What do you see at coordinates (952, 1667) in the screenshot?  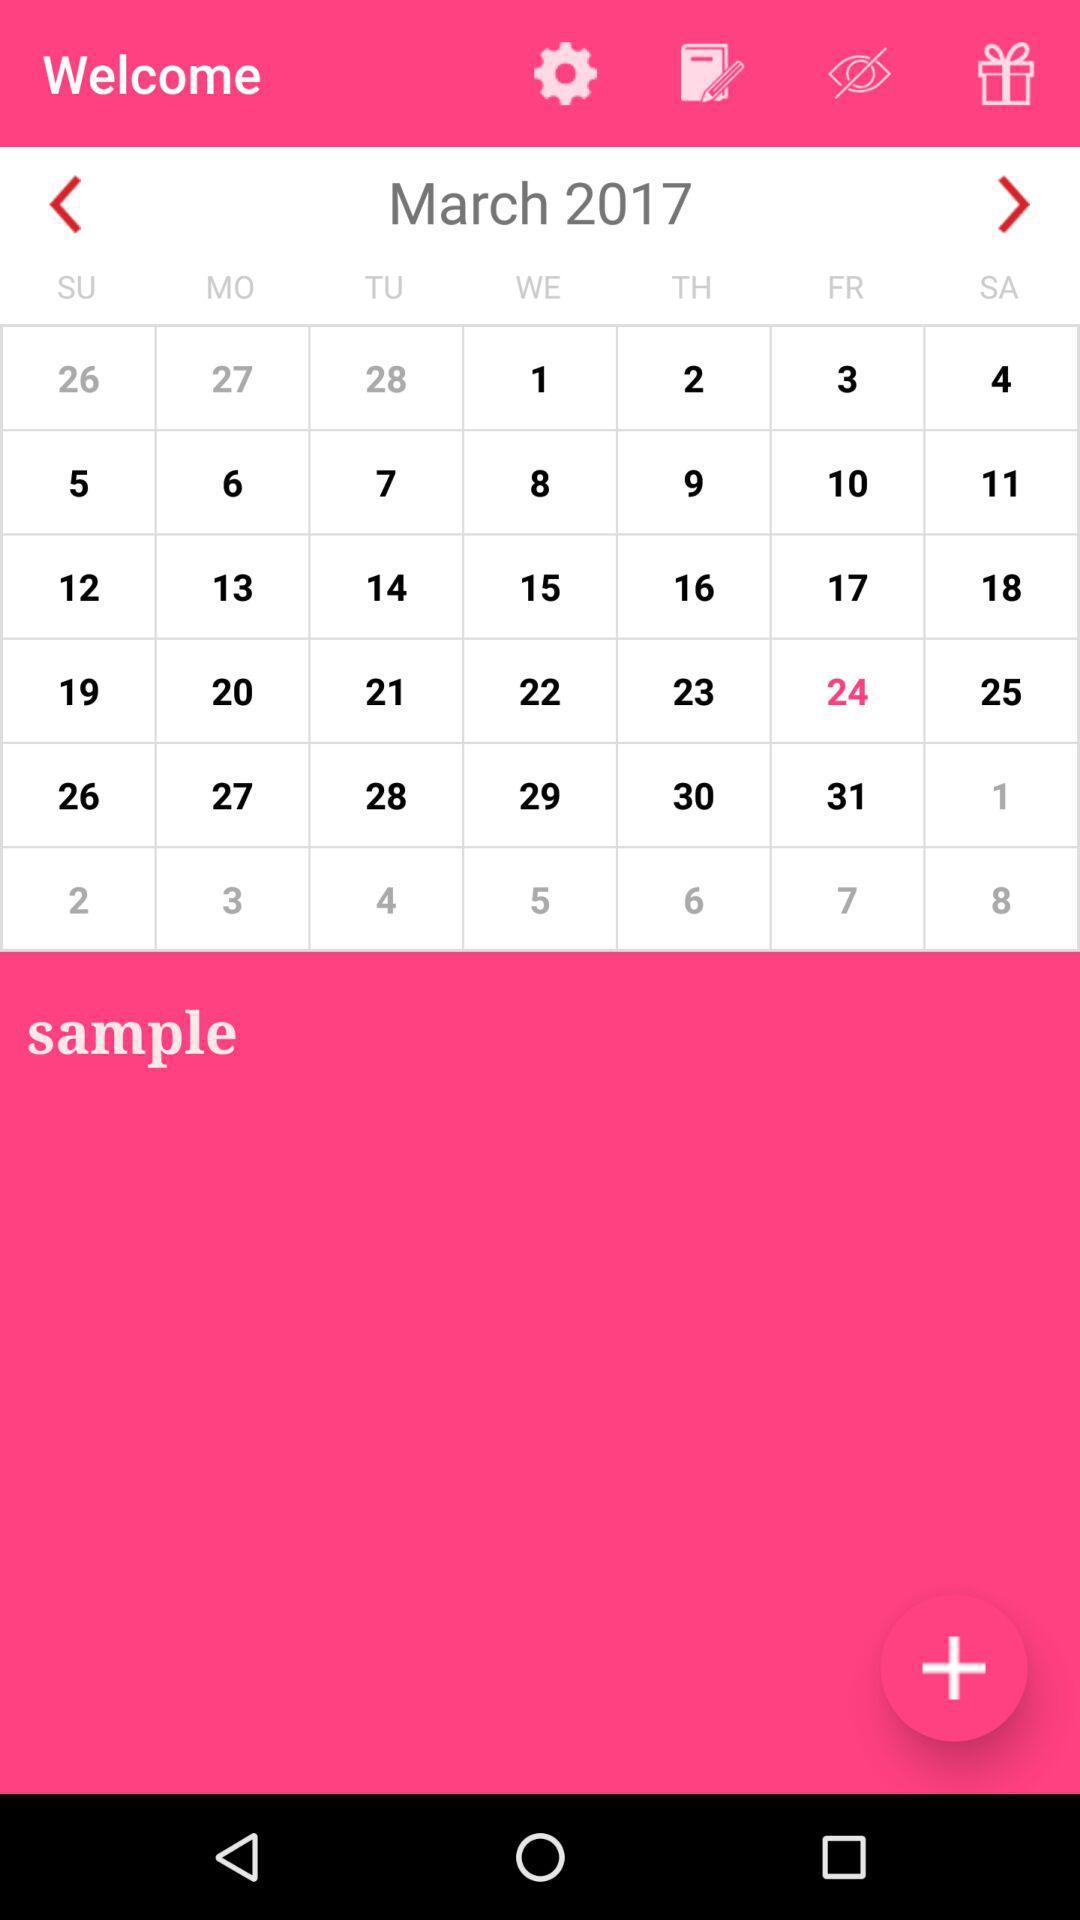 I see `appointment` at bounding box center [952, 1667].